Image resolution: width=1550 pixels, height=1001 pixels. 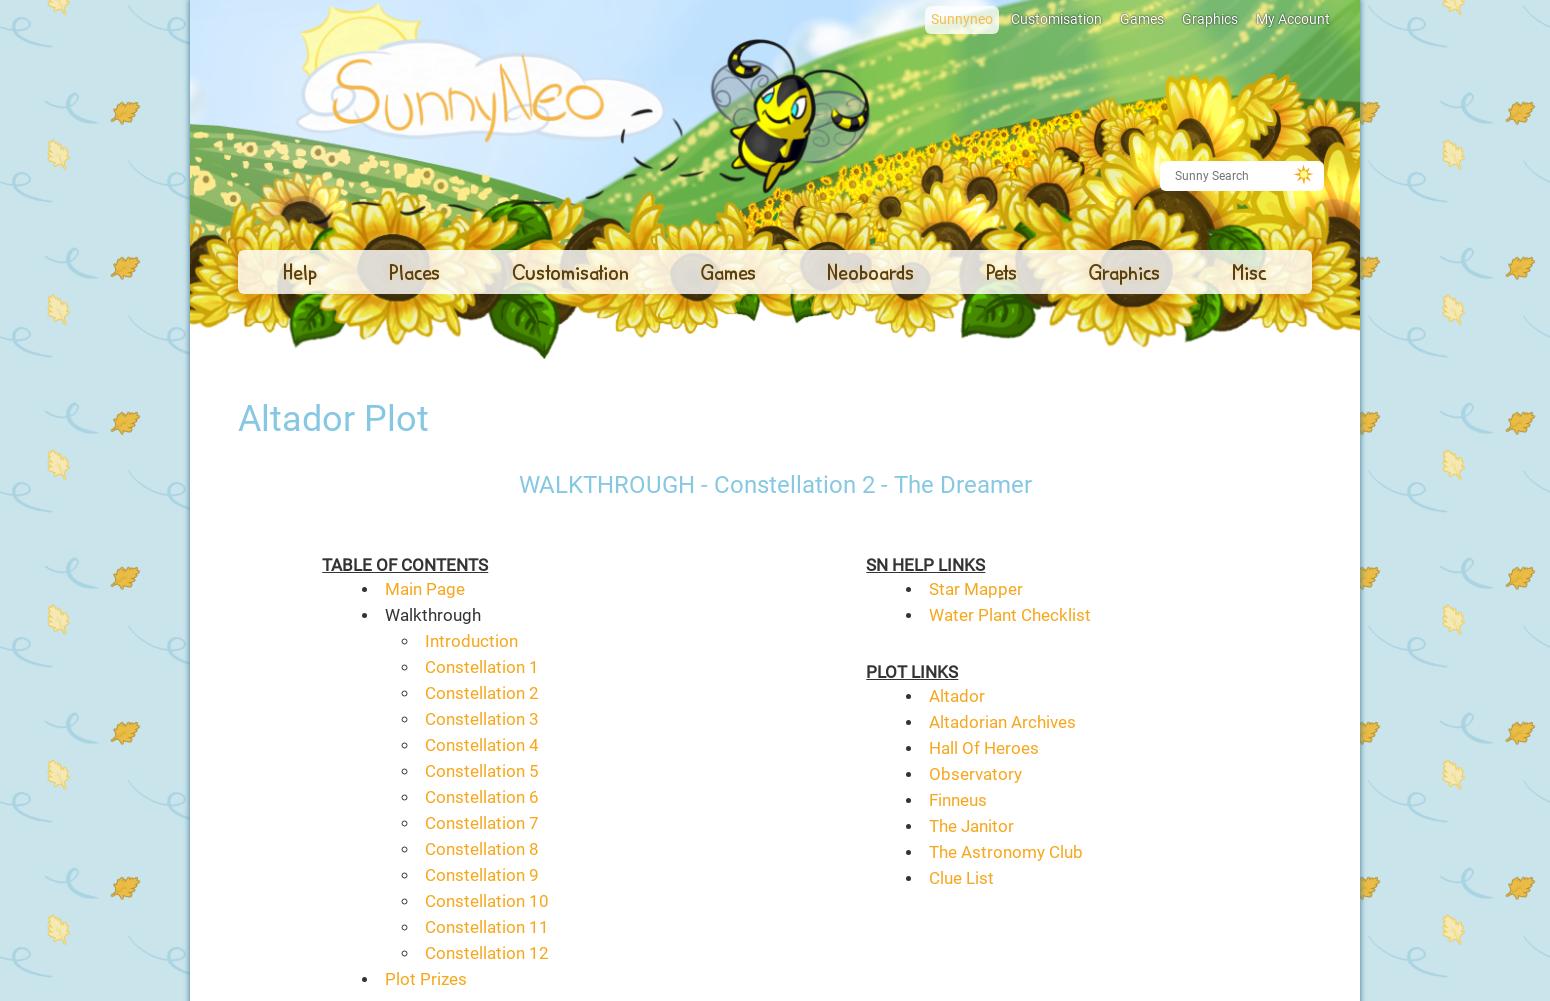 What do you see at coordinates (927, 774) in the screenshot?
I see `'Observatory'` at bounding box center [927, 774].